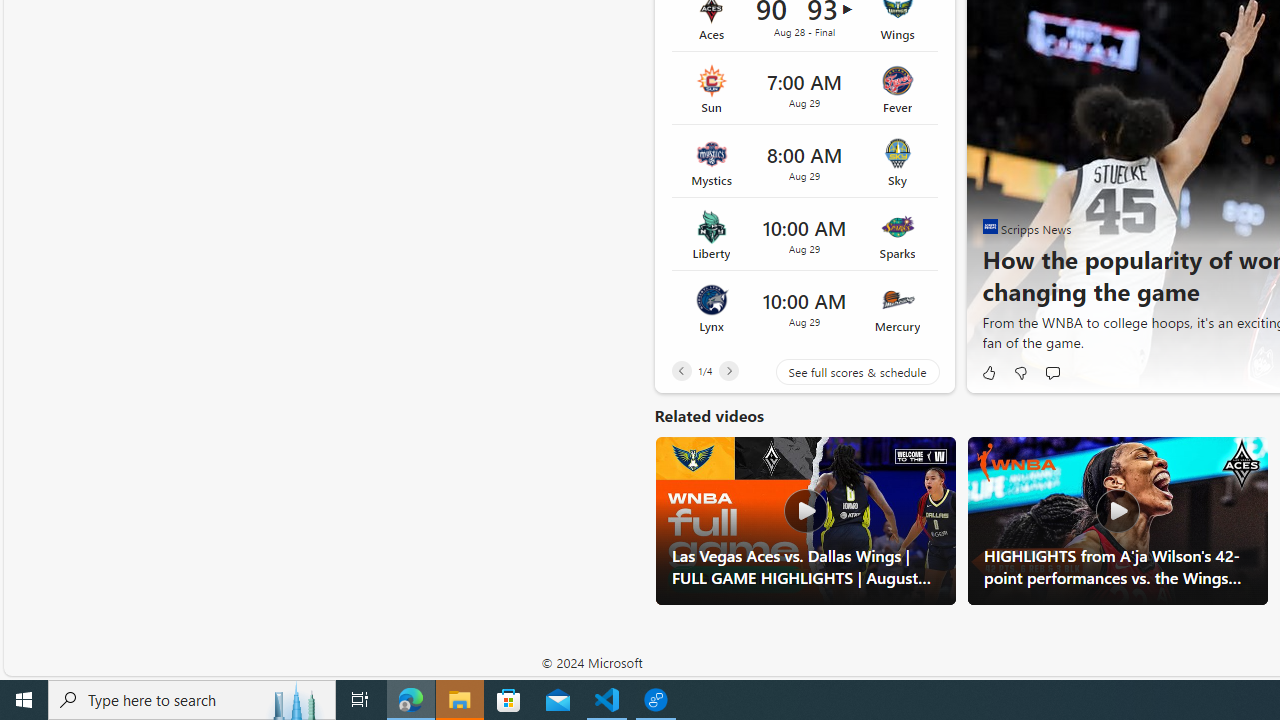 Image resolution: width=1280 pixels, height=720 pixels. Describe the element at coordinates (804, 234) in the screenshot. I see `'Liberty vs Sparks Time 10:00 AM Date Aug 29'` at that location.